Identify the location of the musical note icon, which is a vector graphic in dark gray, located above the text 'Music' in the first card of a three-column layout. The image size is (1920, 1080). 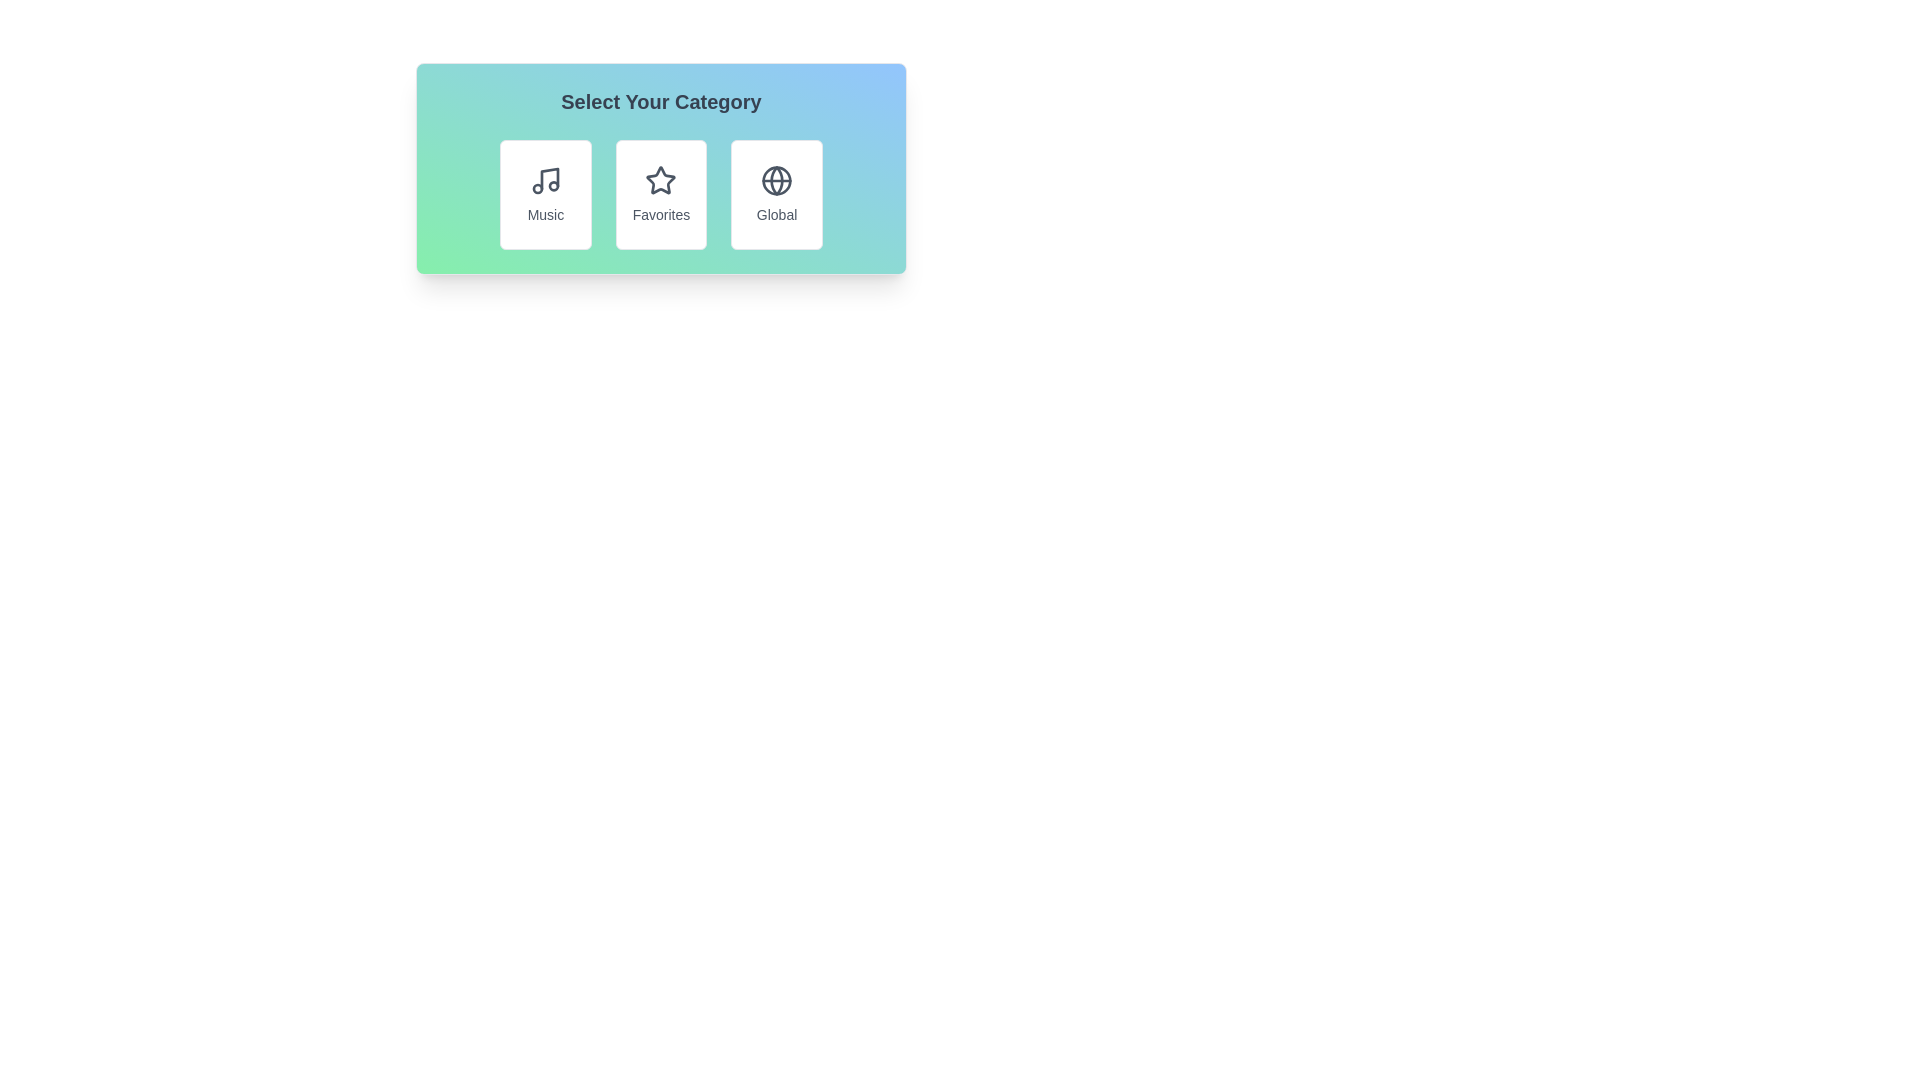
(545, 181).